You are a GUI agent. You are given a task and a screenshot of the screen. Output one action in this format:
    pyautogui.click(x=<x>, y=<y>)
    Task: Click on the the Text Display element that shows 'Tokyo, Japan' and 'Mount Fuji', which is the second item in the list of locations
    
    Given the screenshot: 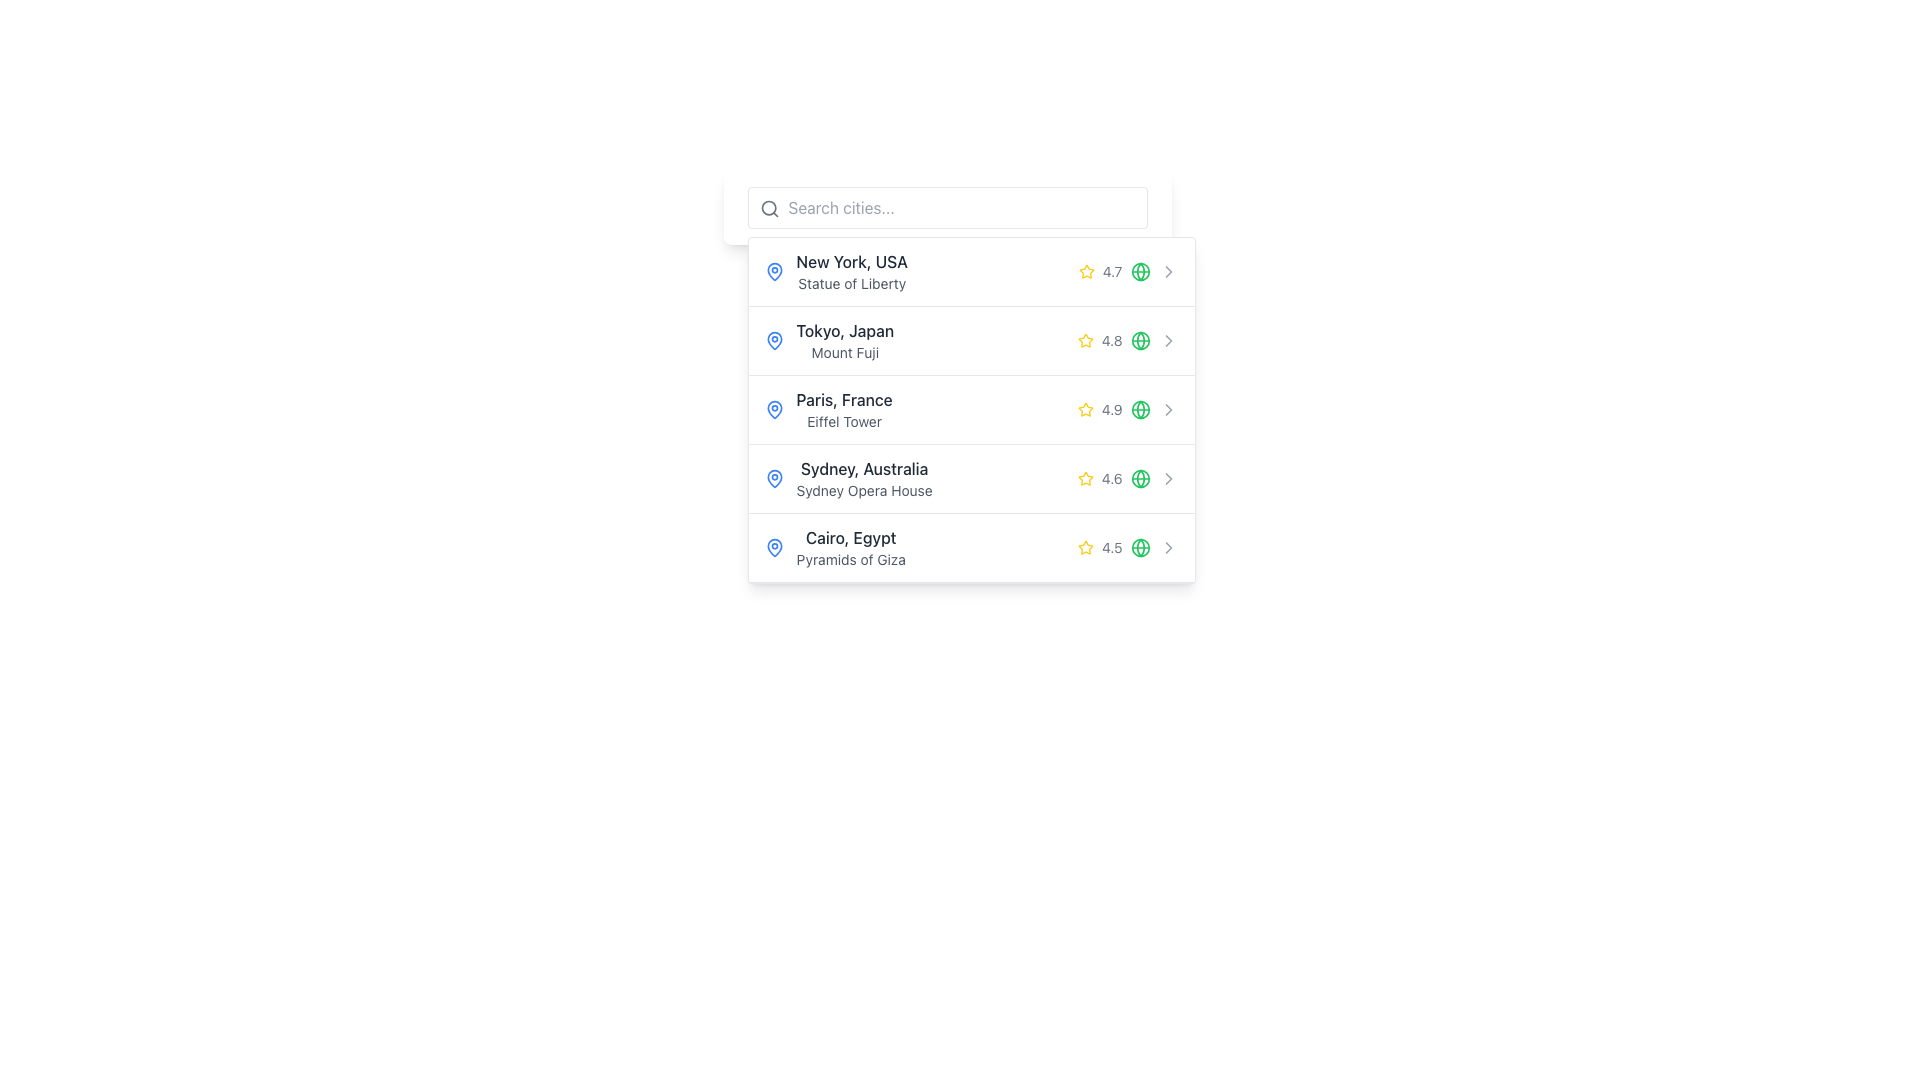 What is the action you would take?
    pyautogui.click(x=845, y=339)
    